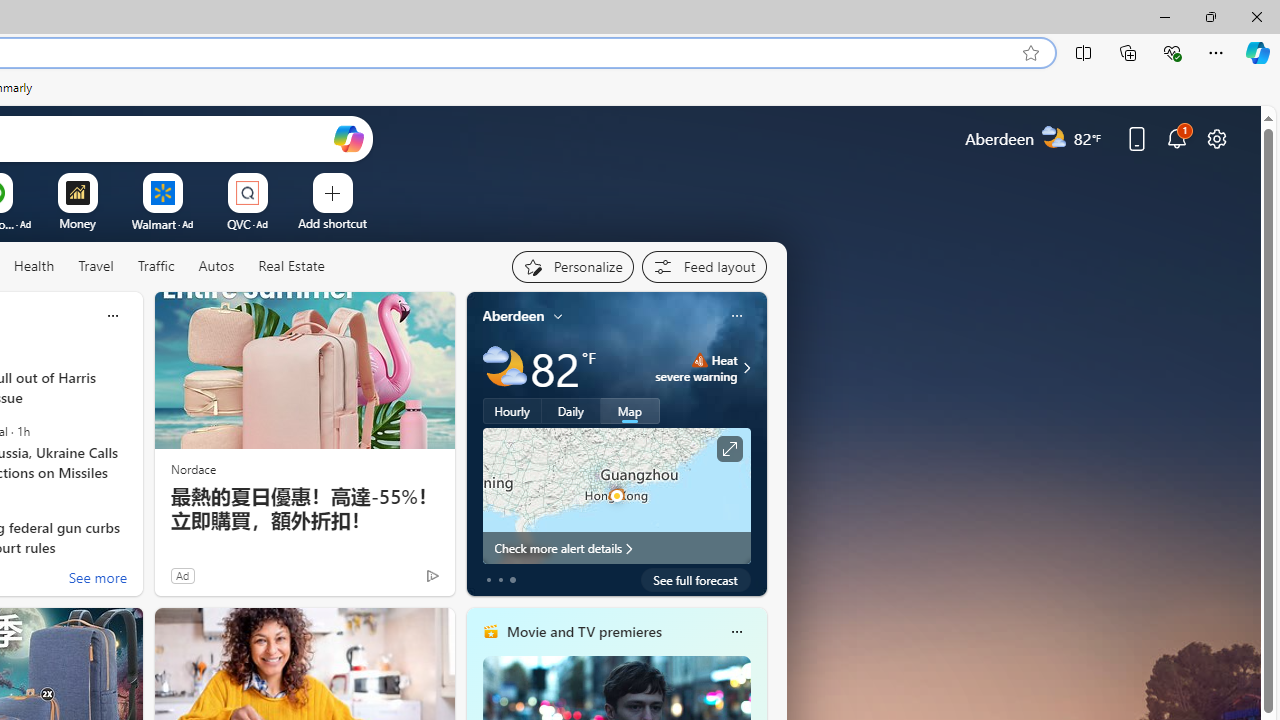 The image size is (1280, 720). Describe the element at coordinates (513, 315) in the screenshot. I see `'Aberdeen'` at that location.